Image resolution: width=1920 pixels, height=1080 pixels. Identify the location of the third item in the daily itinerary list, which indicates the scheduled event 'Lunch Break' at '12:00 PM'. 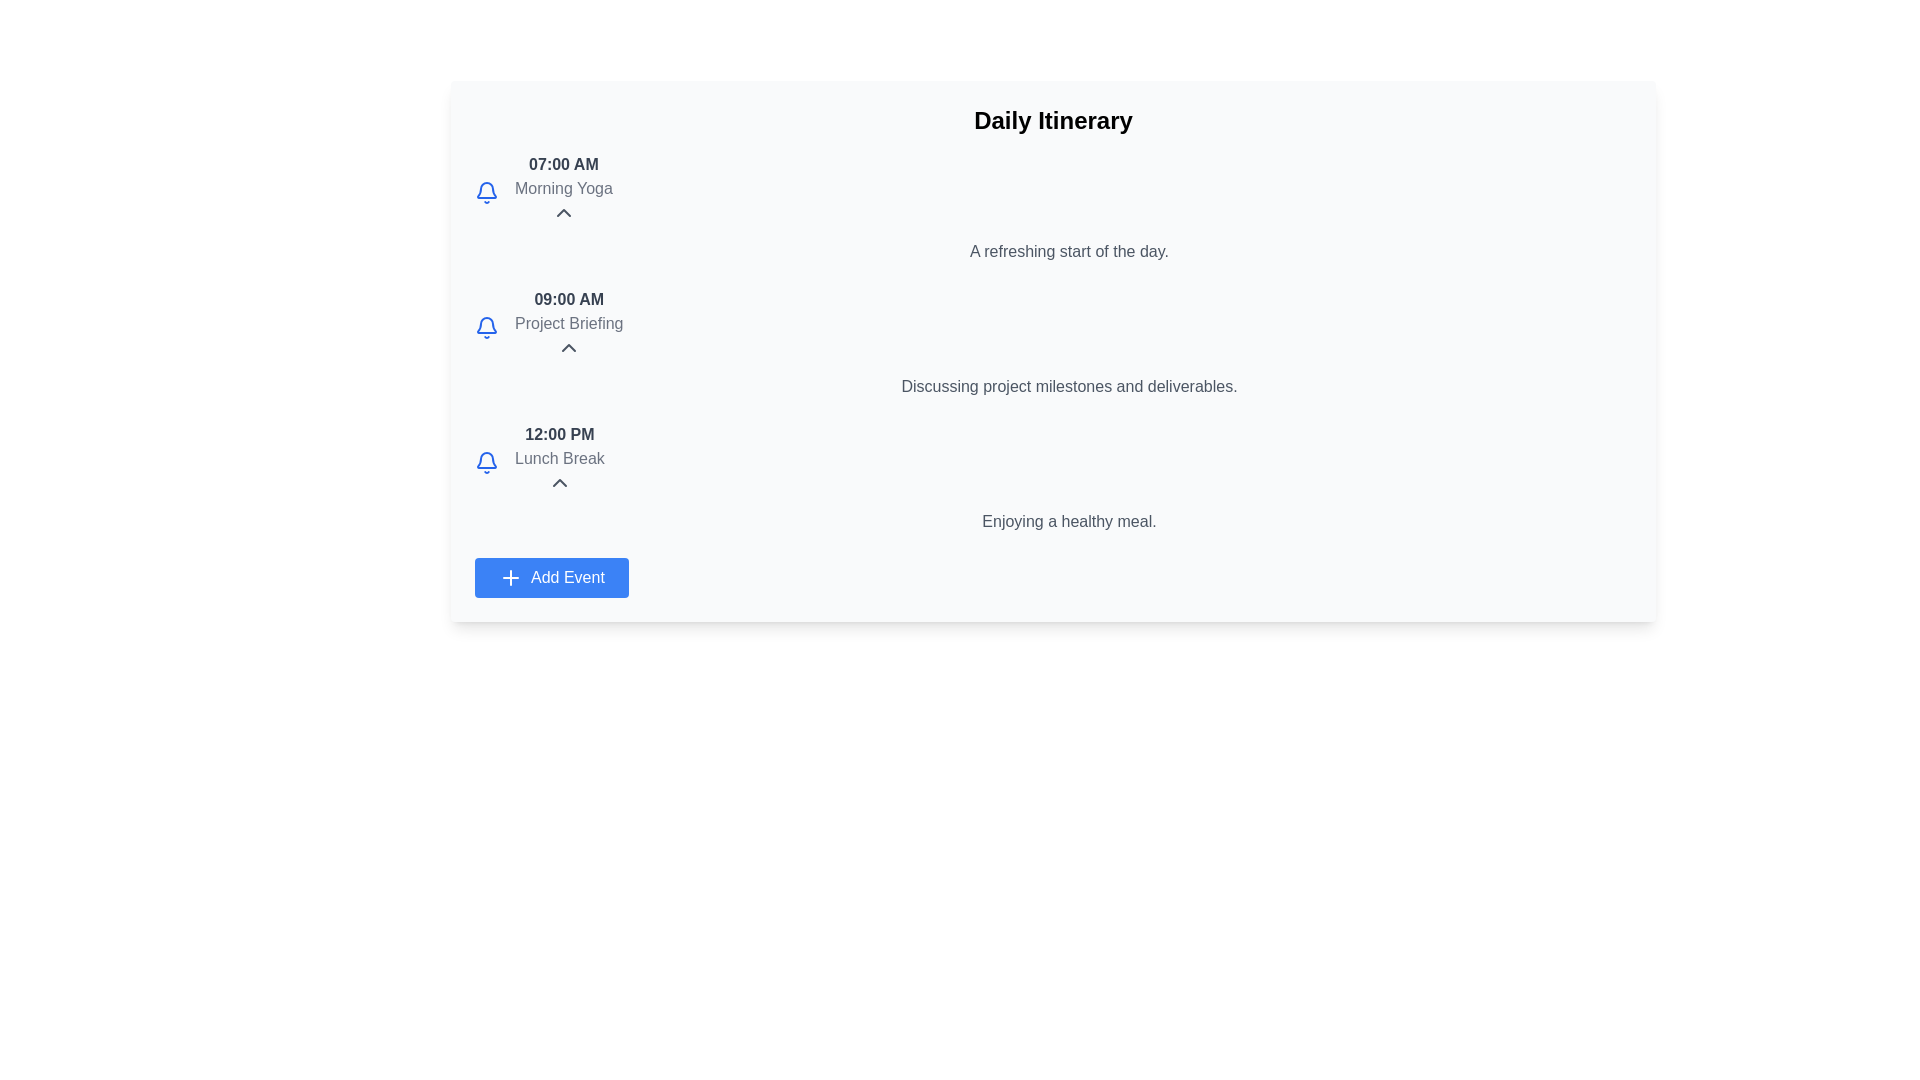
(559, 462).